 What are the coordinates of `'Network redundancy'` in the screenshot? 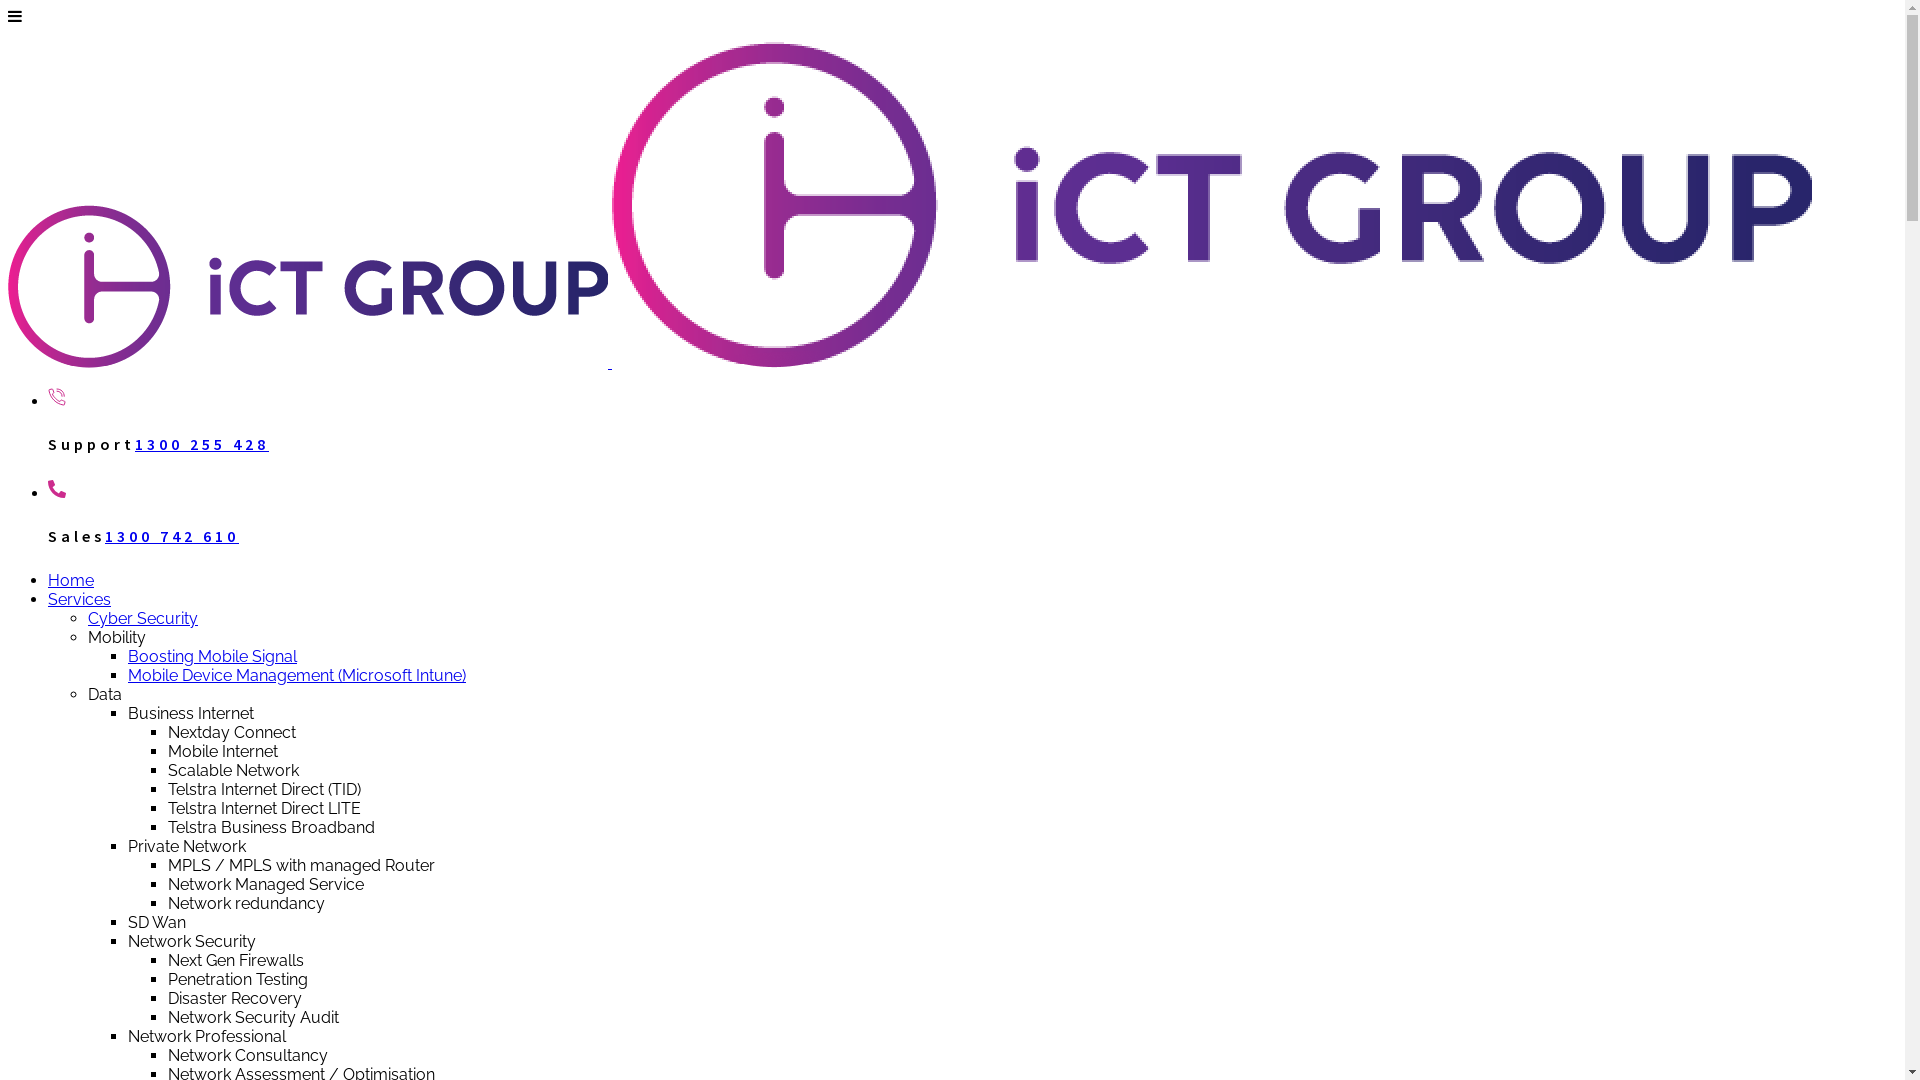 It's located at (245, 903).